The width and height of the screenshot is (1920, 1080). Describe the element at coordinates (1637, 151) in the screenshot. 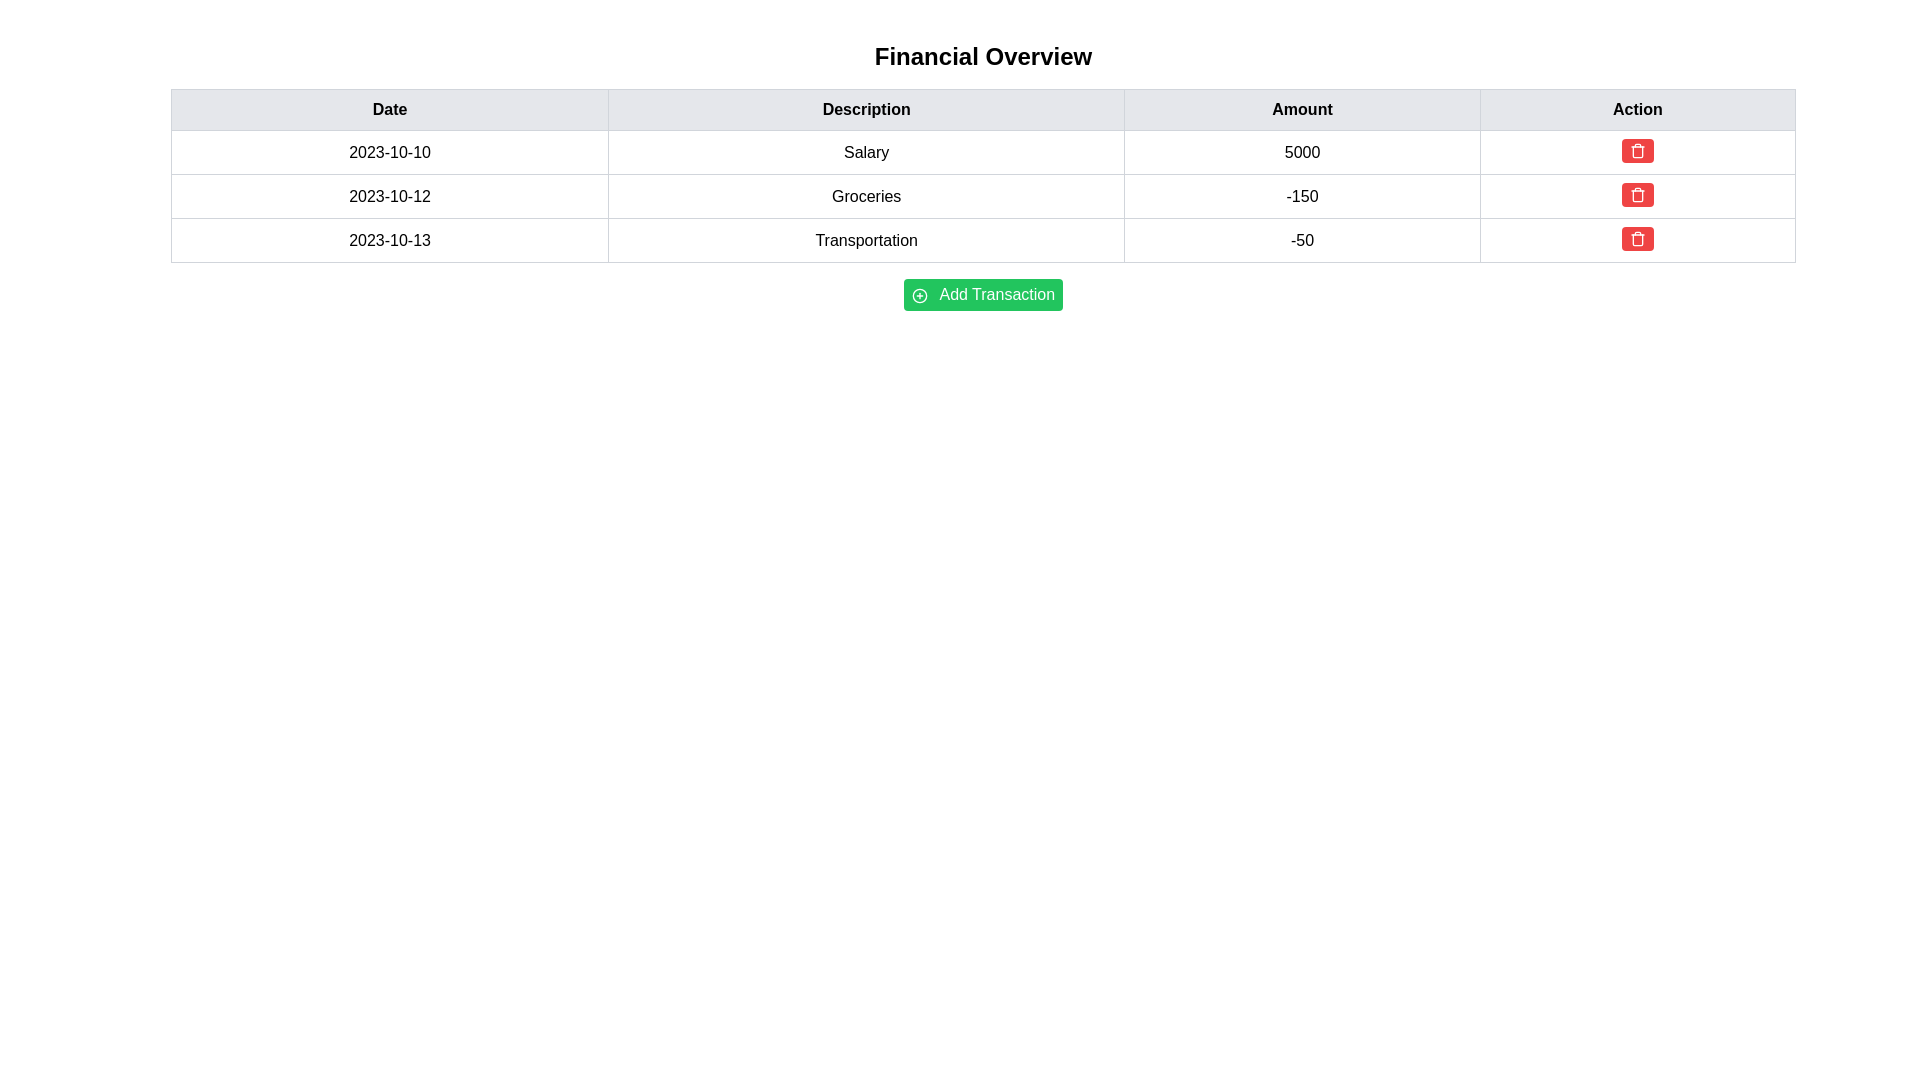

I see `the red button with a trash icon in the 'Action' column of the 'Salary' row` at that location.